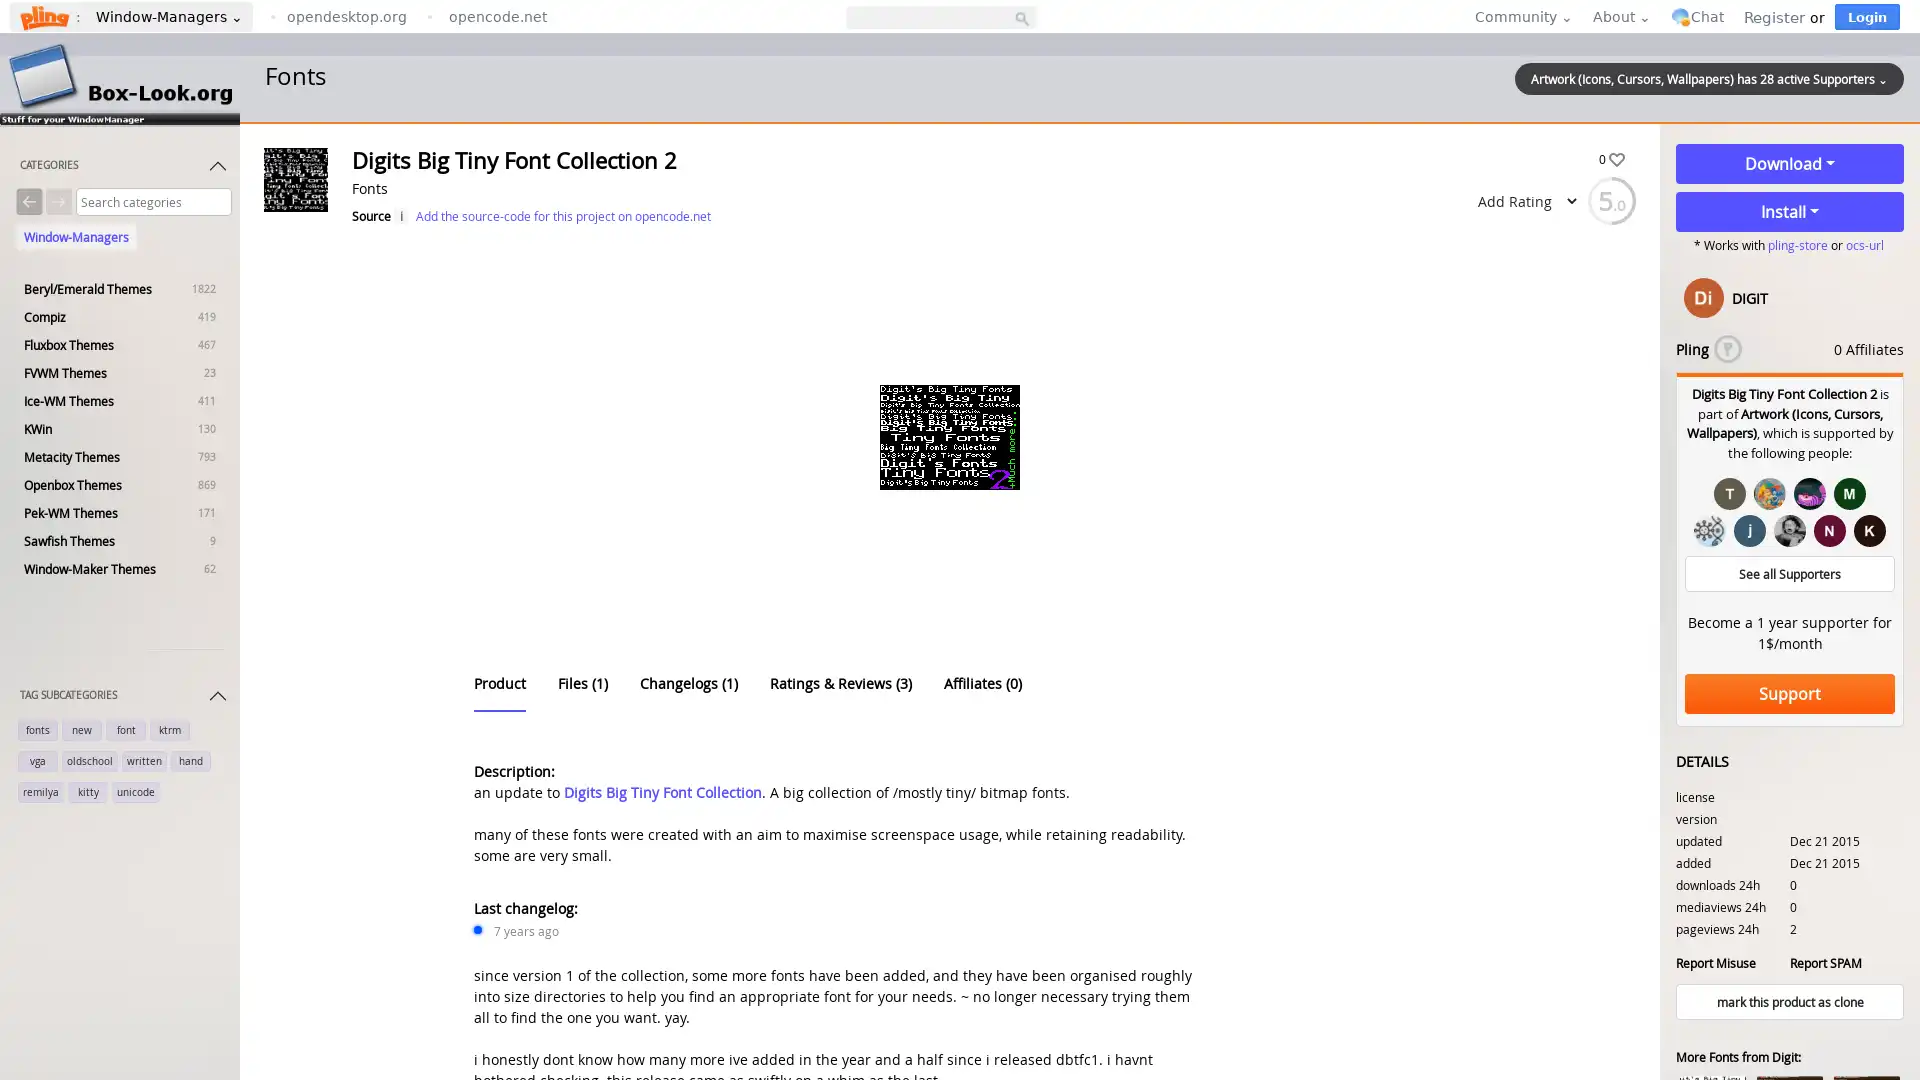 This screenshot has width=1920, height=1080. What do you see at coordinates (1790, 693) in the screenshot?
I see `Support` at bounding box center [1790, 693].